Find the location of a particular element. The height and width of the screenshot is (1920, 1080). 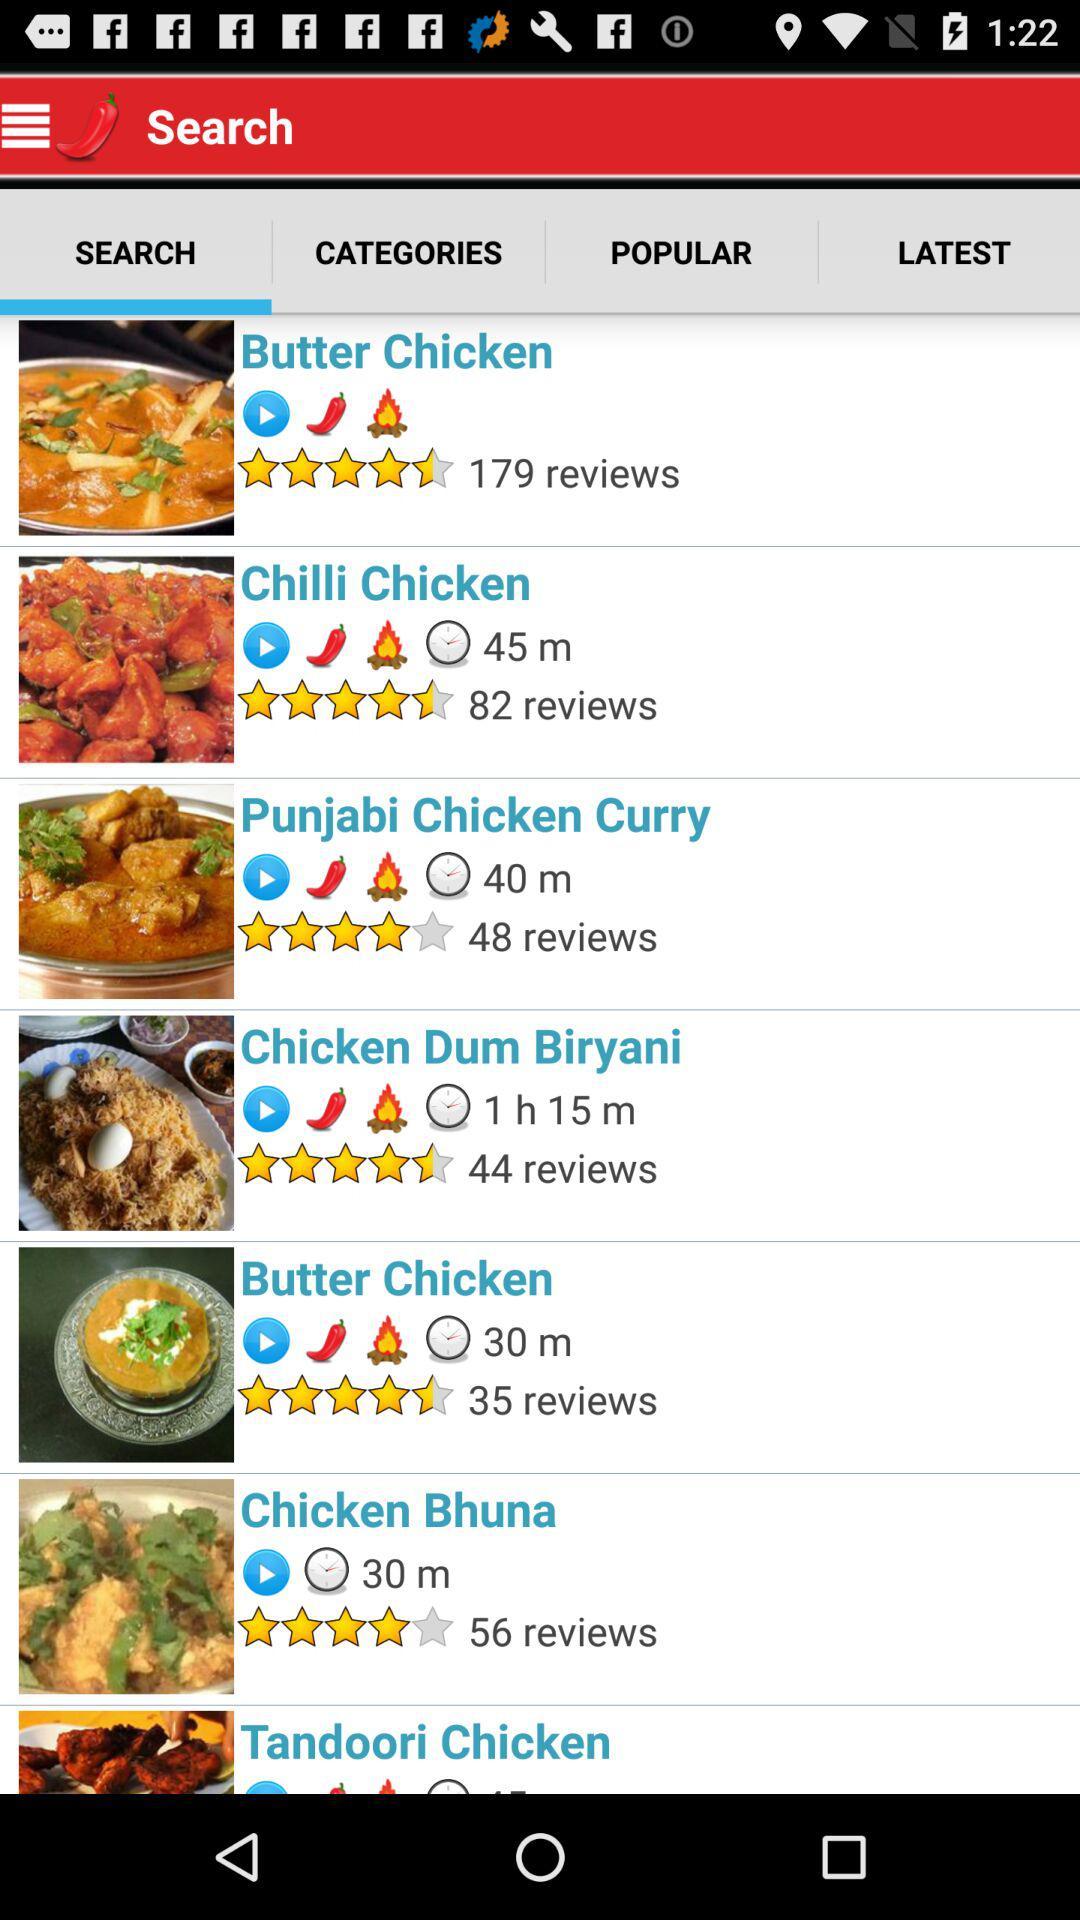

56 reviews app is located at coordinates (767, 1630).